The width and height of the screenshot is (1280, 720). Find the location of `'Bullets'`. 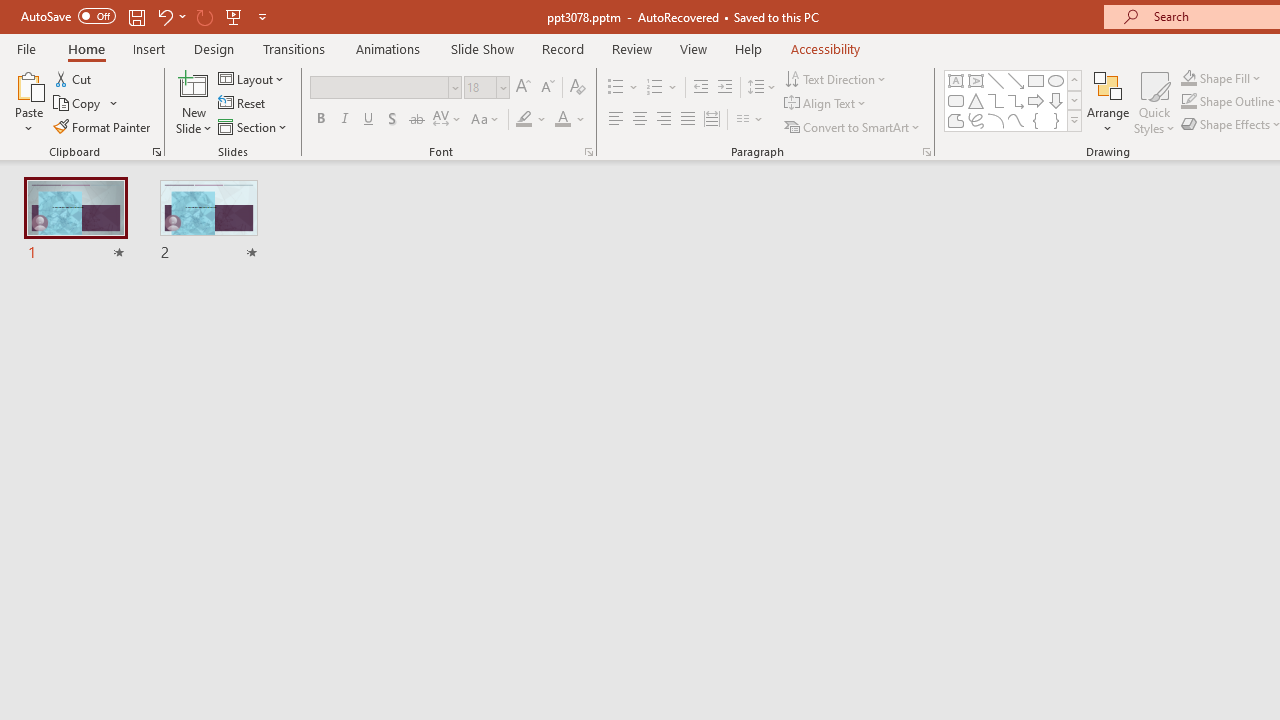

'Bullets' is located at coordinates (615, 86).